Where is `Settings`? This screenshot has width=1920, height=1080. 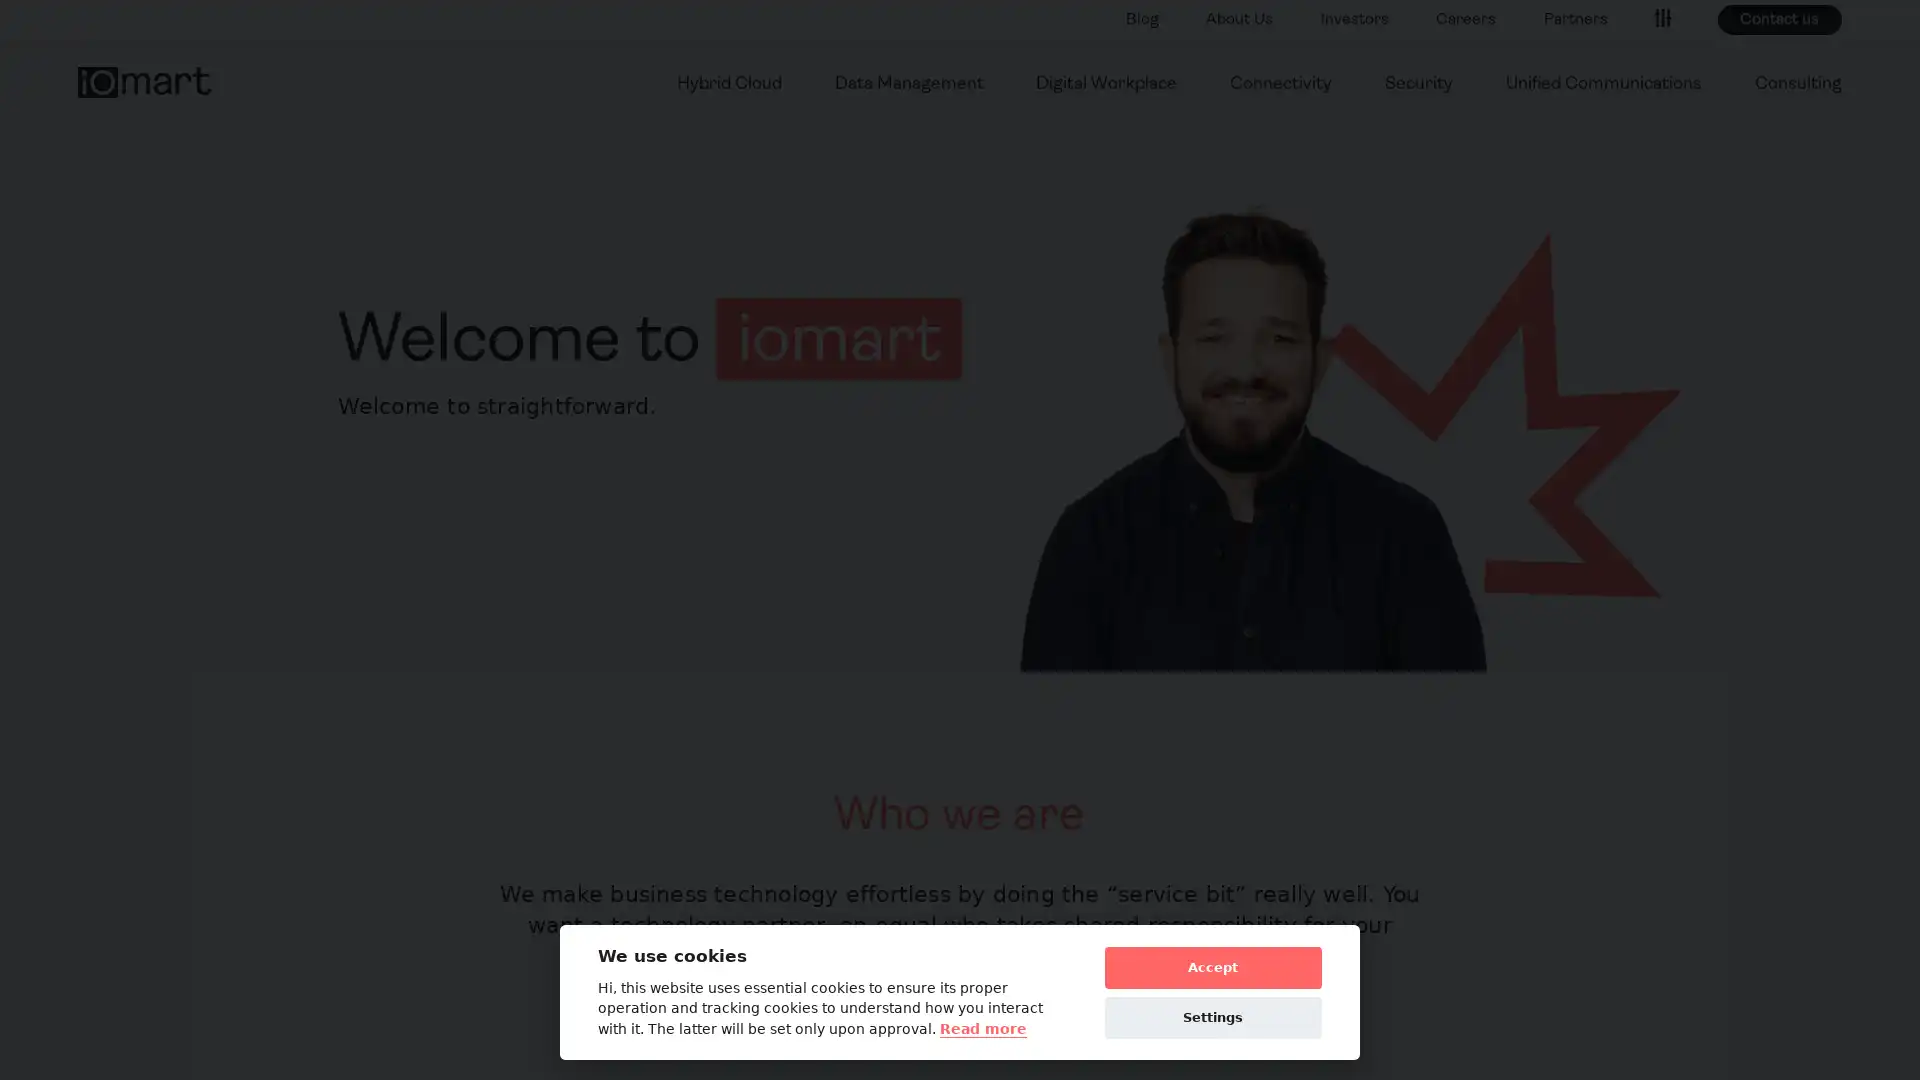
Settings is located at coordinates (1211, 1017).